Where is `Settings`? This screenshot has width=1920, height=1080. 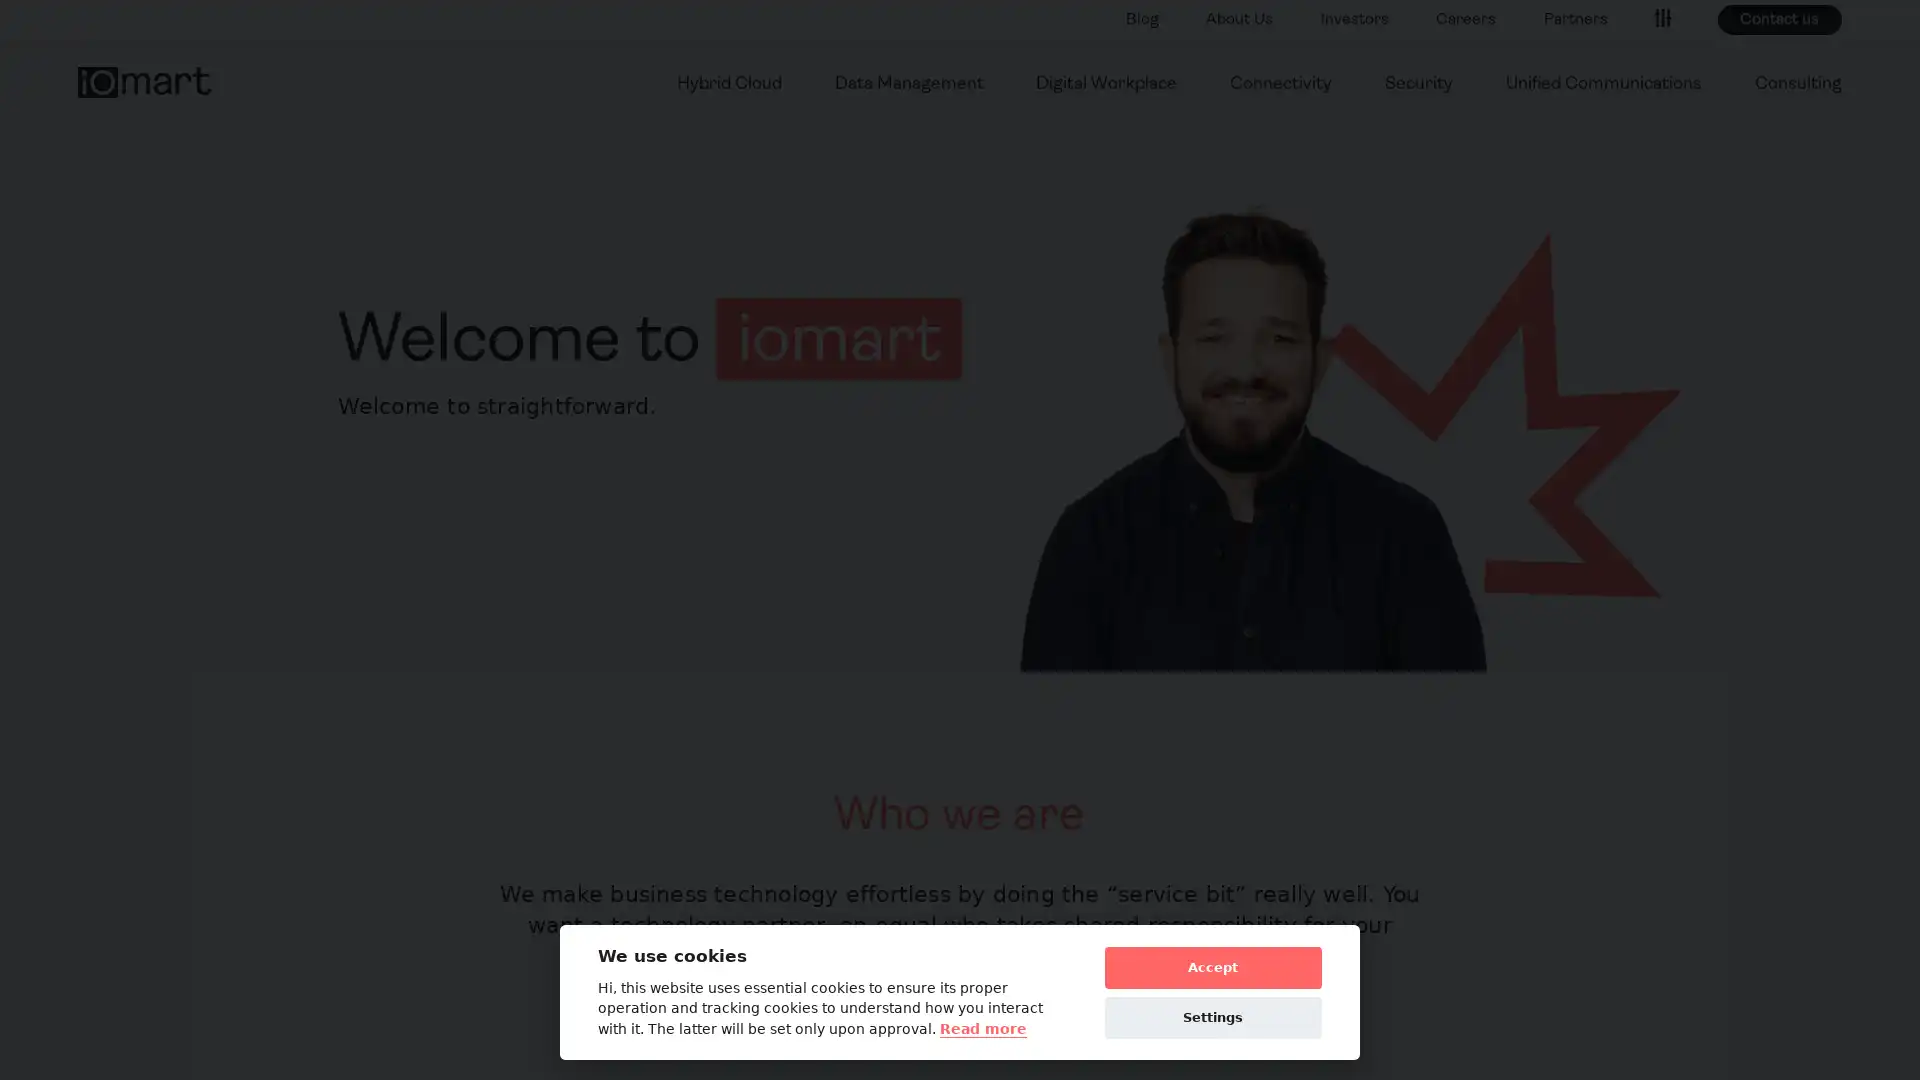
Settings is located at coordinates (1211, 1017).